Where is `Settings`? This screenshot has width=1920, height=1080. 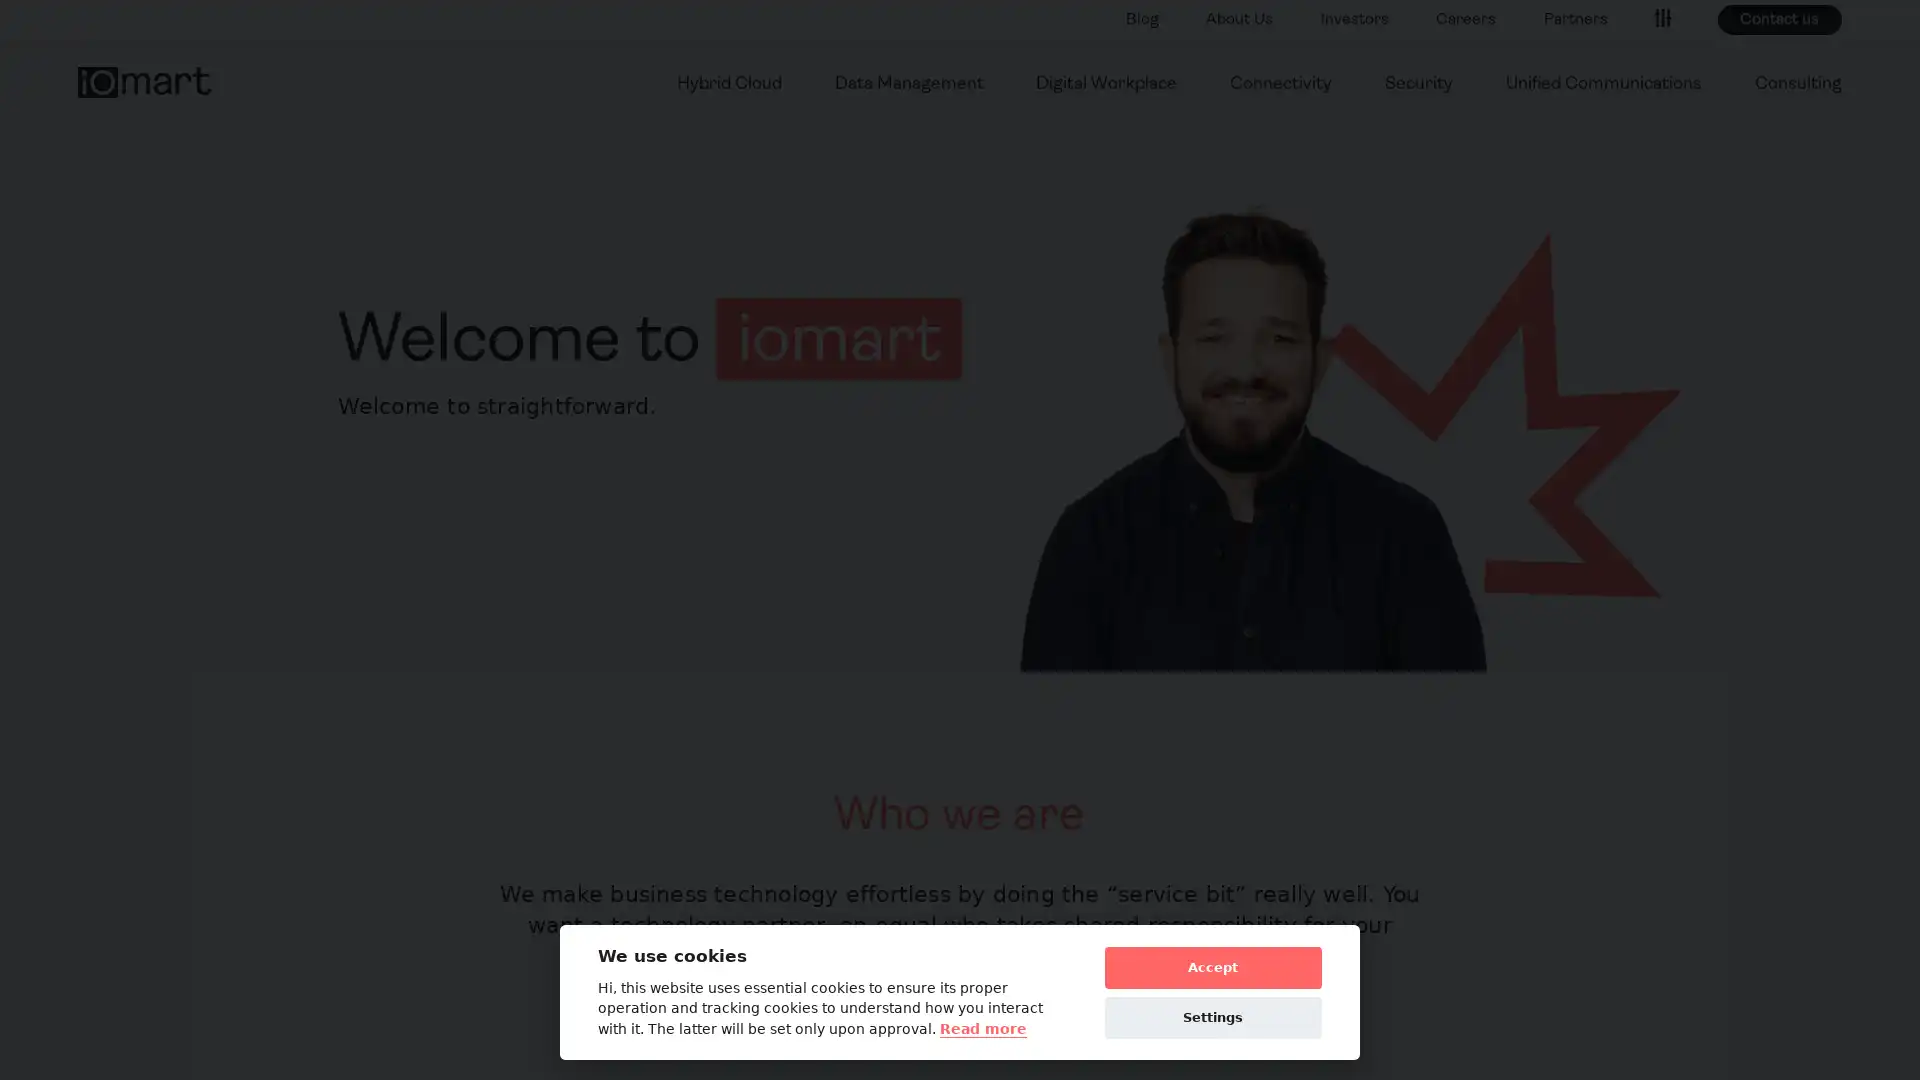
Settings is located at coordinates (1211, 1017).